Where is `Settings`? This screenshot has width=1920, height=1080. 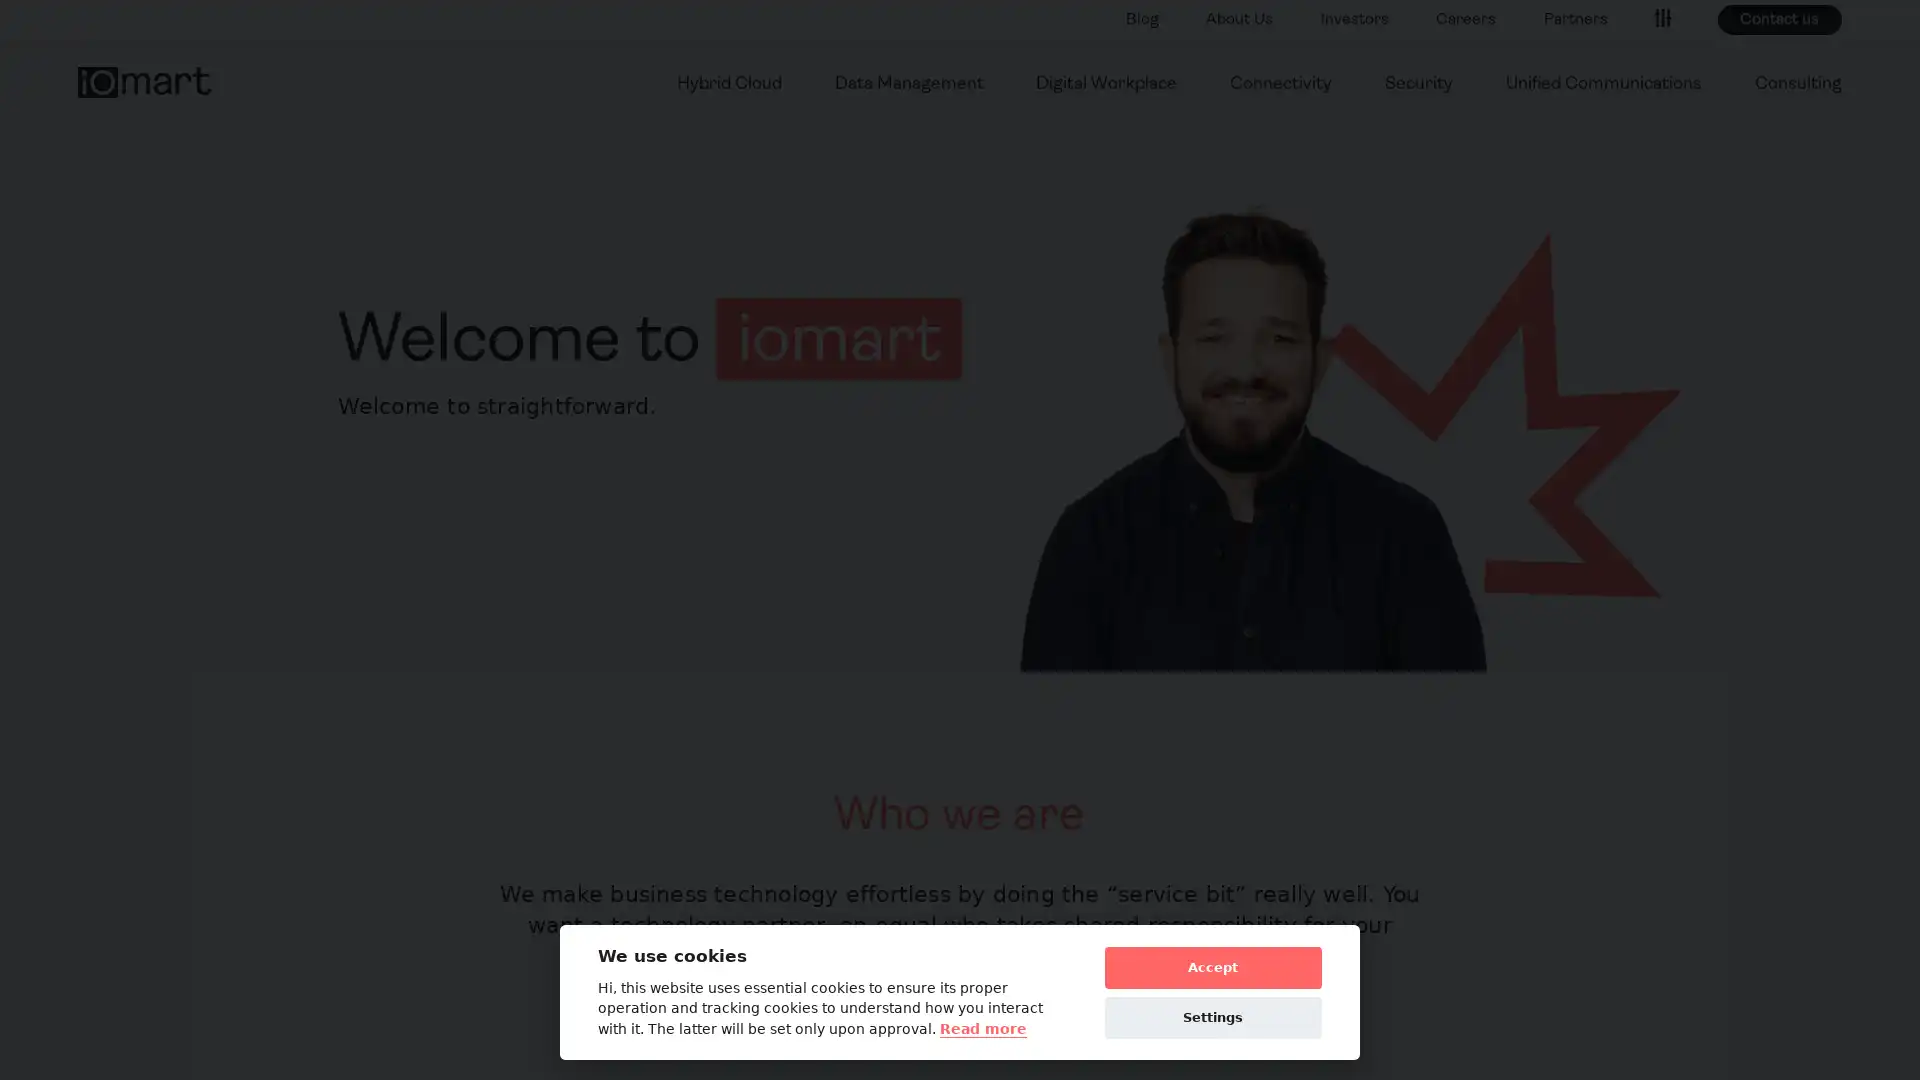
Settings is located at coordinates (1211, 1017).